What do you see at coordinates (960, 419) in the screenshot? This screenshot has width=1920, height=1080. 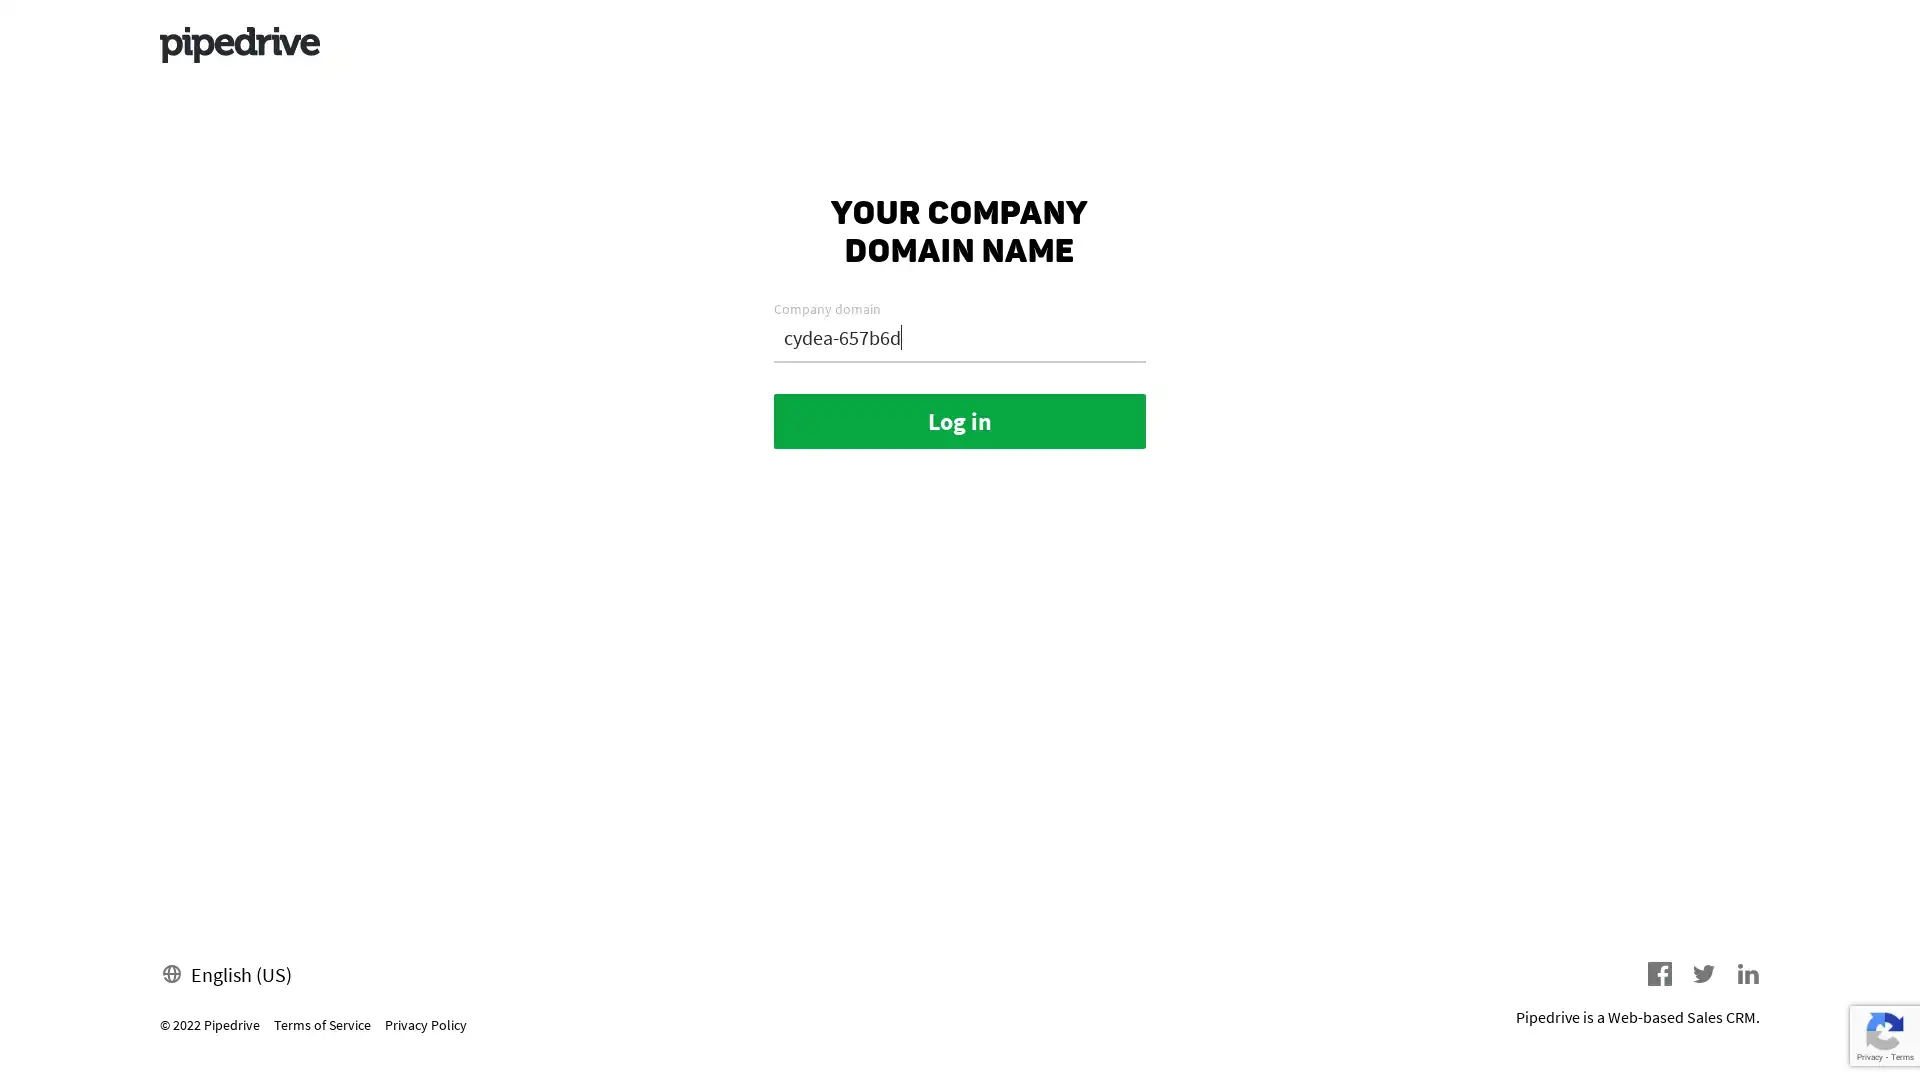 I see `Log in` at bounding box center [960, 419].